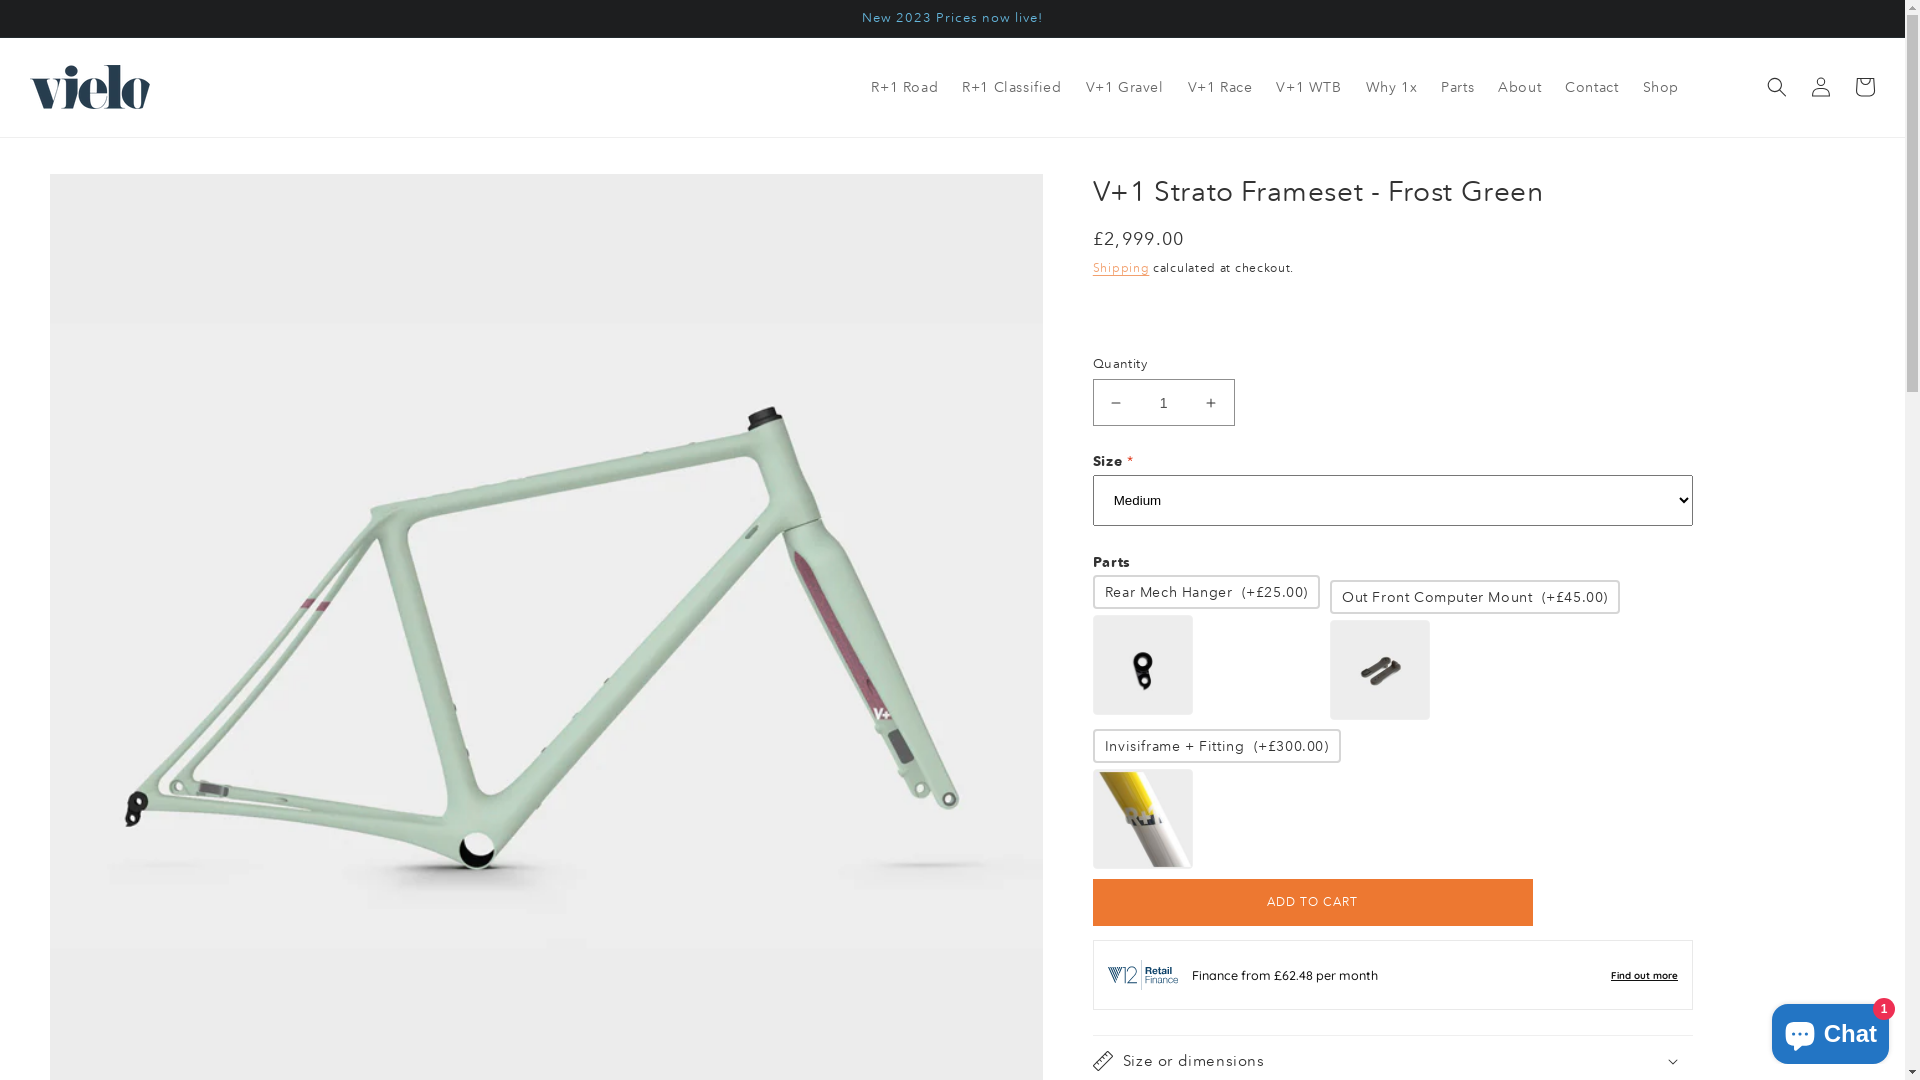  Describe the element at coordinates (1457, 86) in the screenshot. I see `'Parts'` at that location.